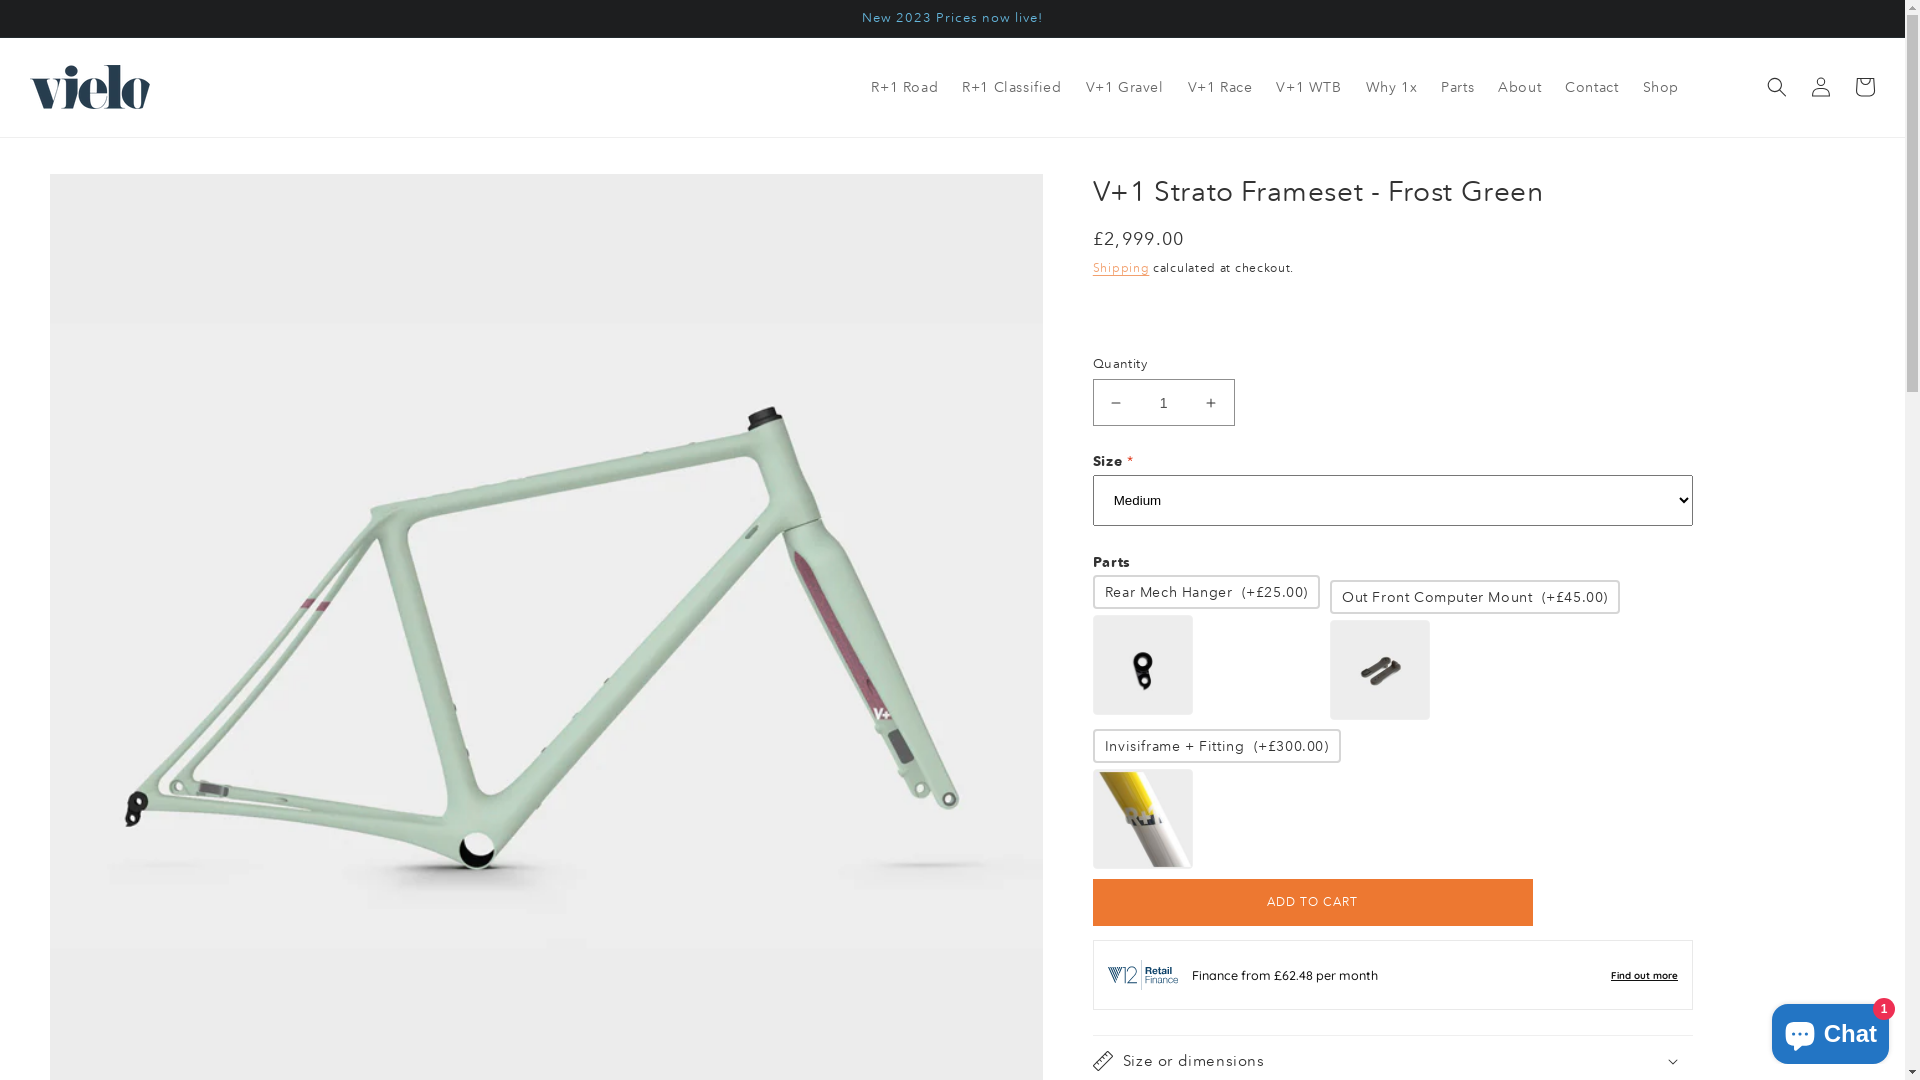  Describe the element at coordinates (1457, 86) in the screenshot. I see `'Parts'` at that location.